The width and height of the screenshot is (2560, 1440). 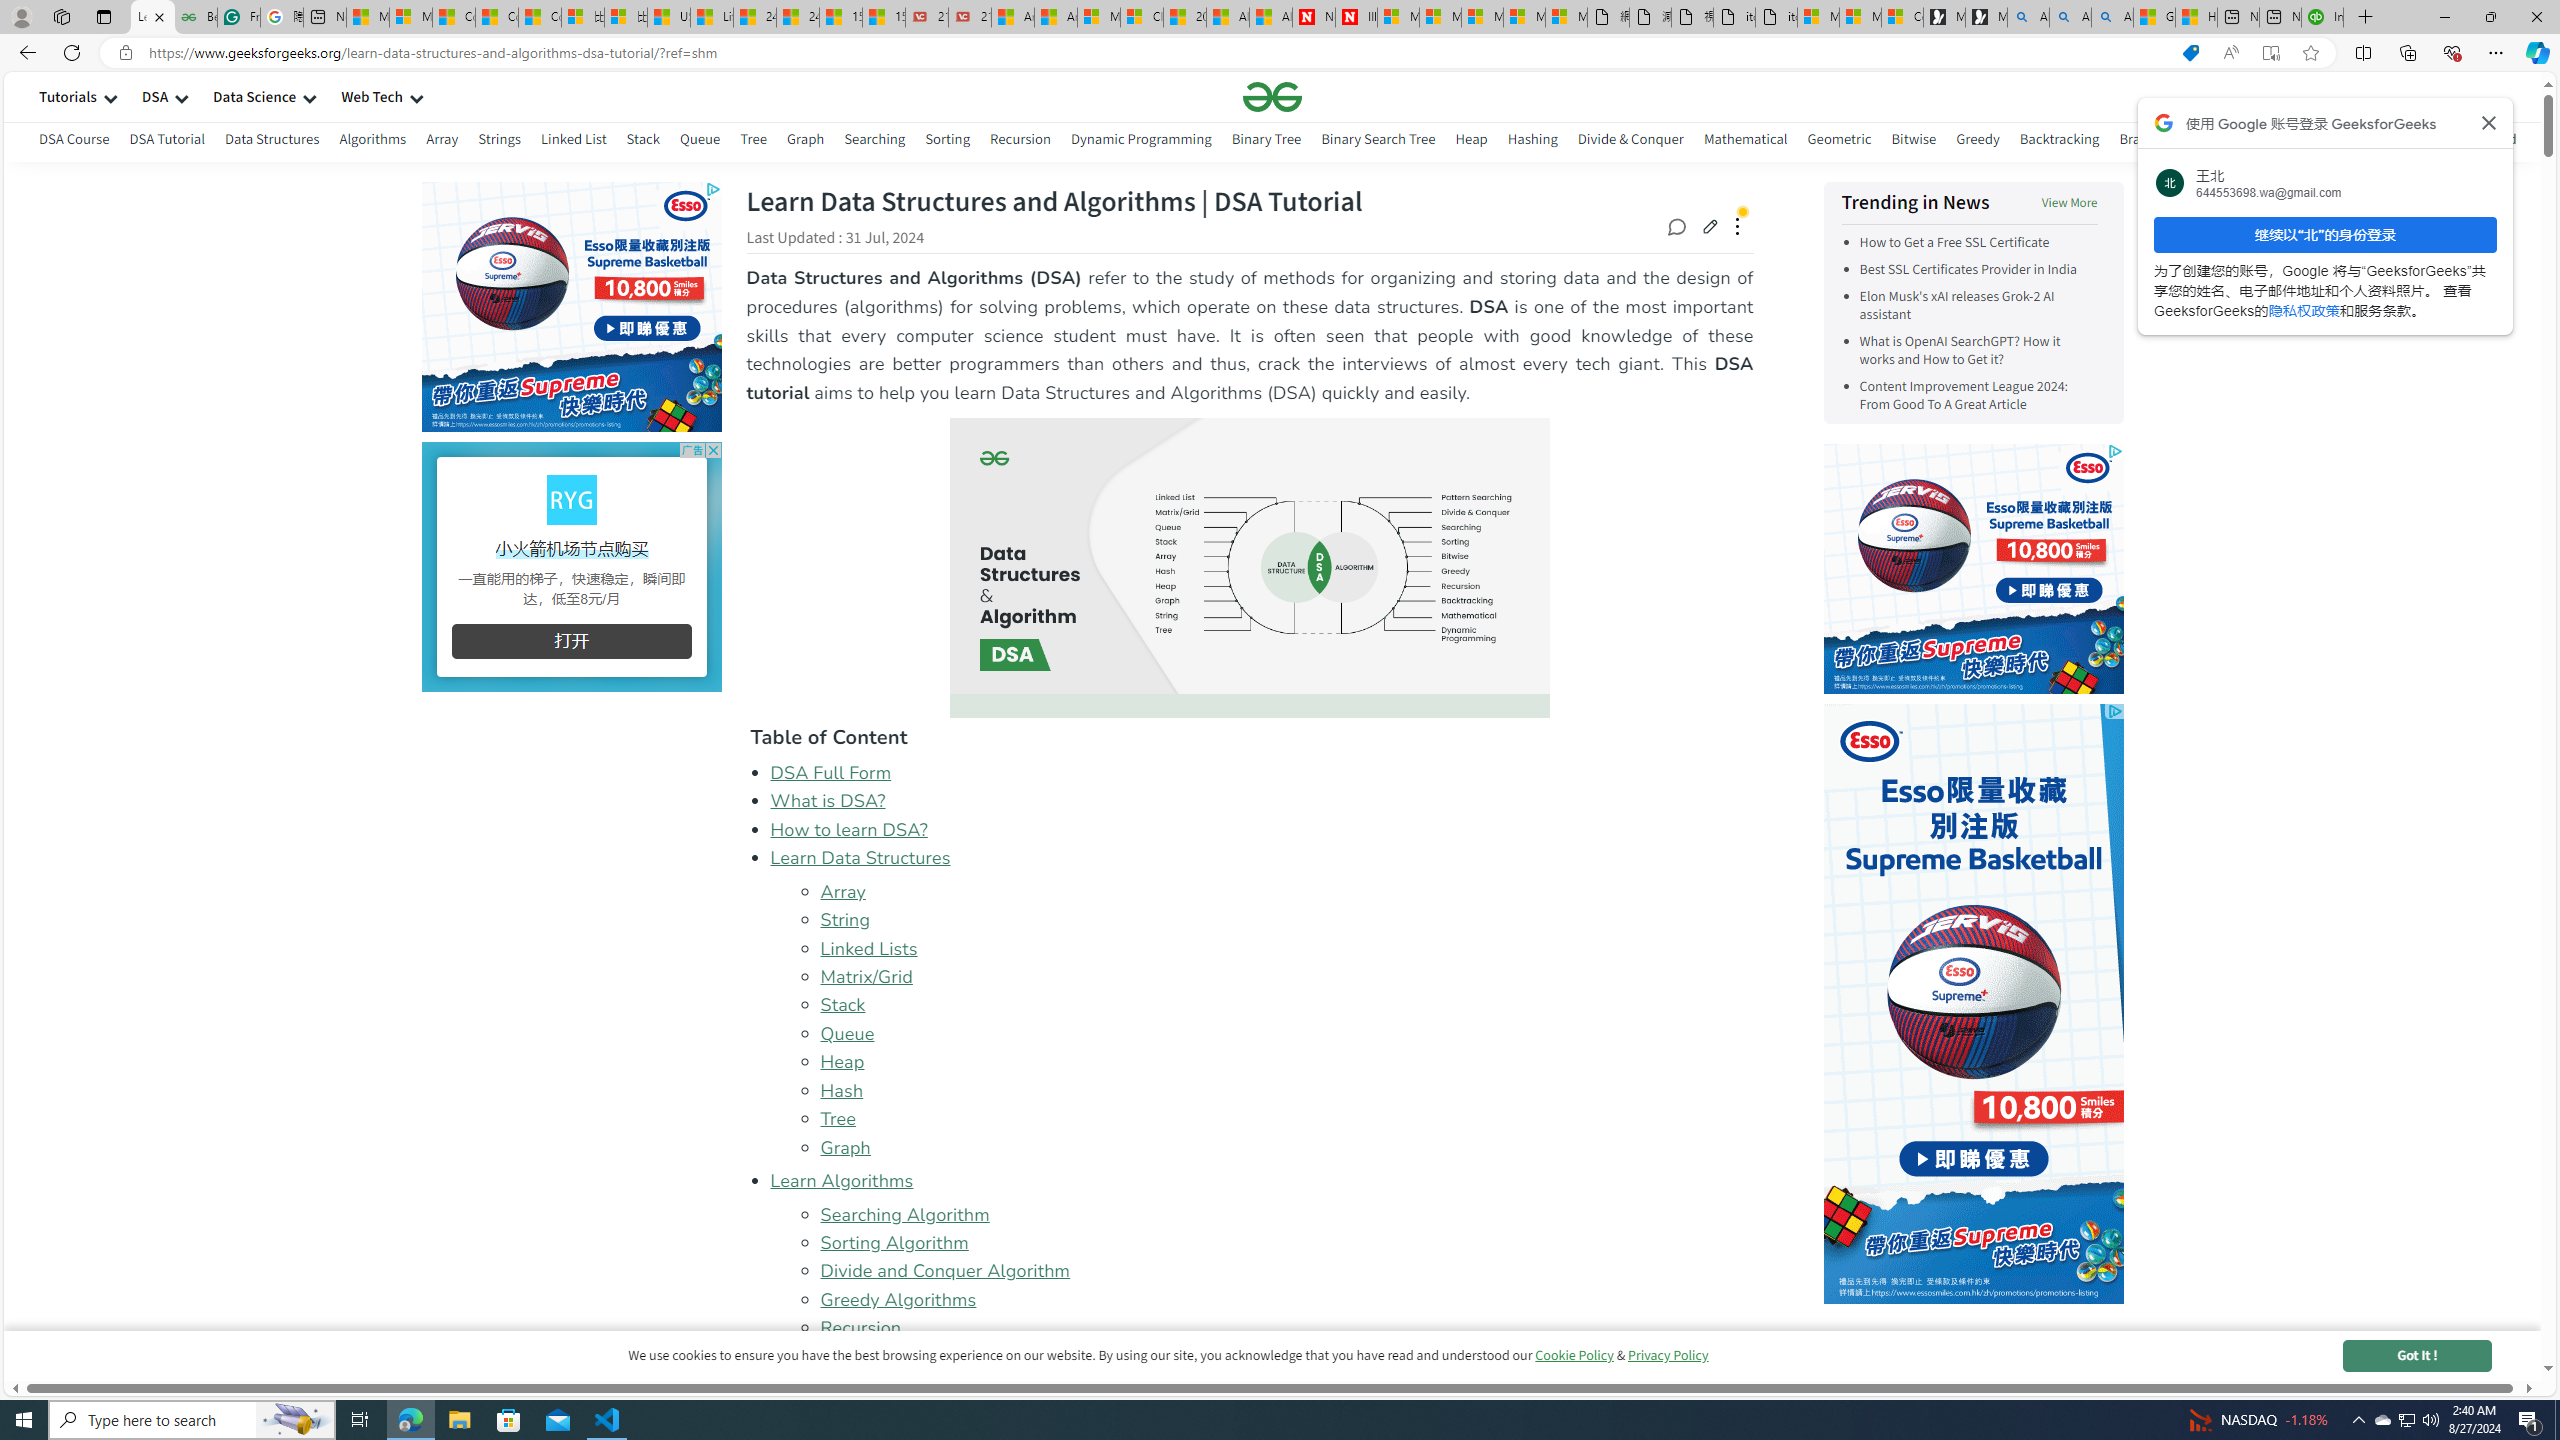 What do you see at coordinates (946, 141) in the screenshot?
I see `'Sorting'` at bounding box center [946, 141].